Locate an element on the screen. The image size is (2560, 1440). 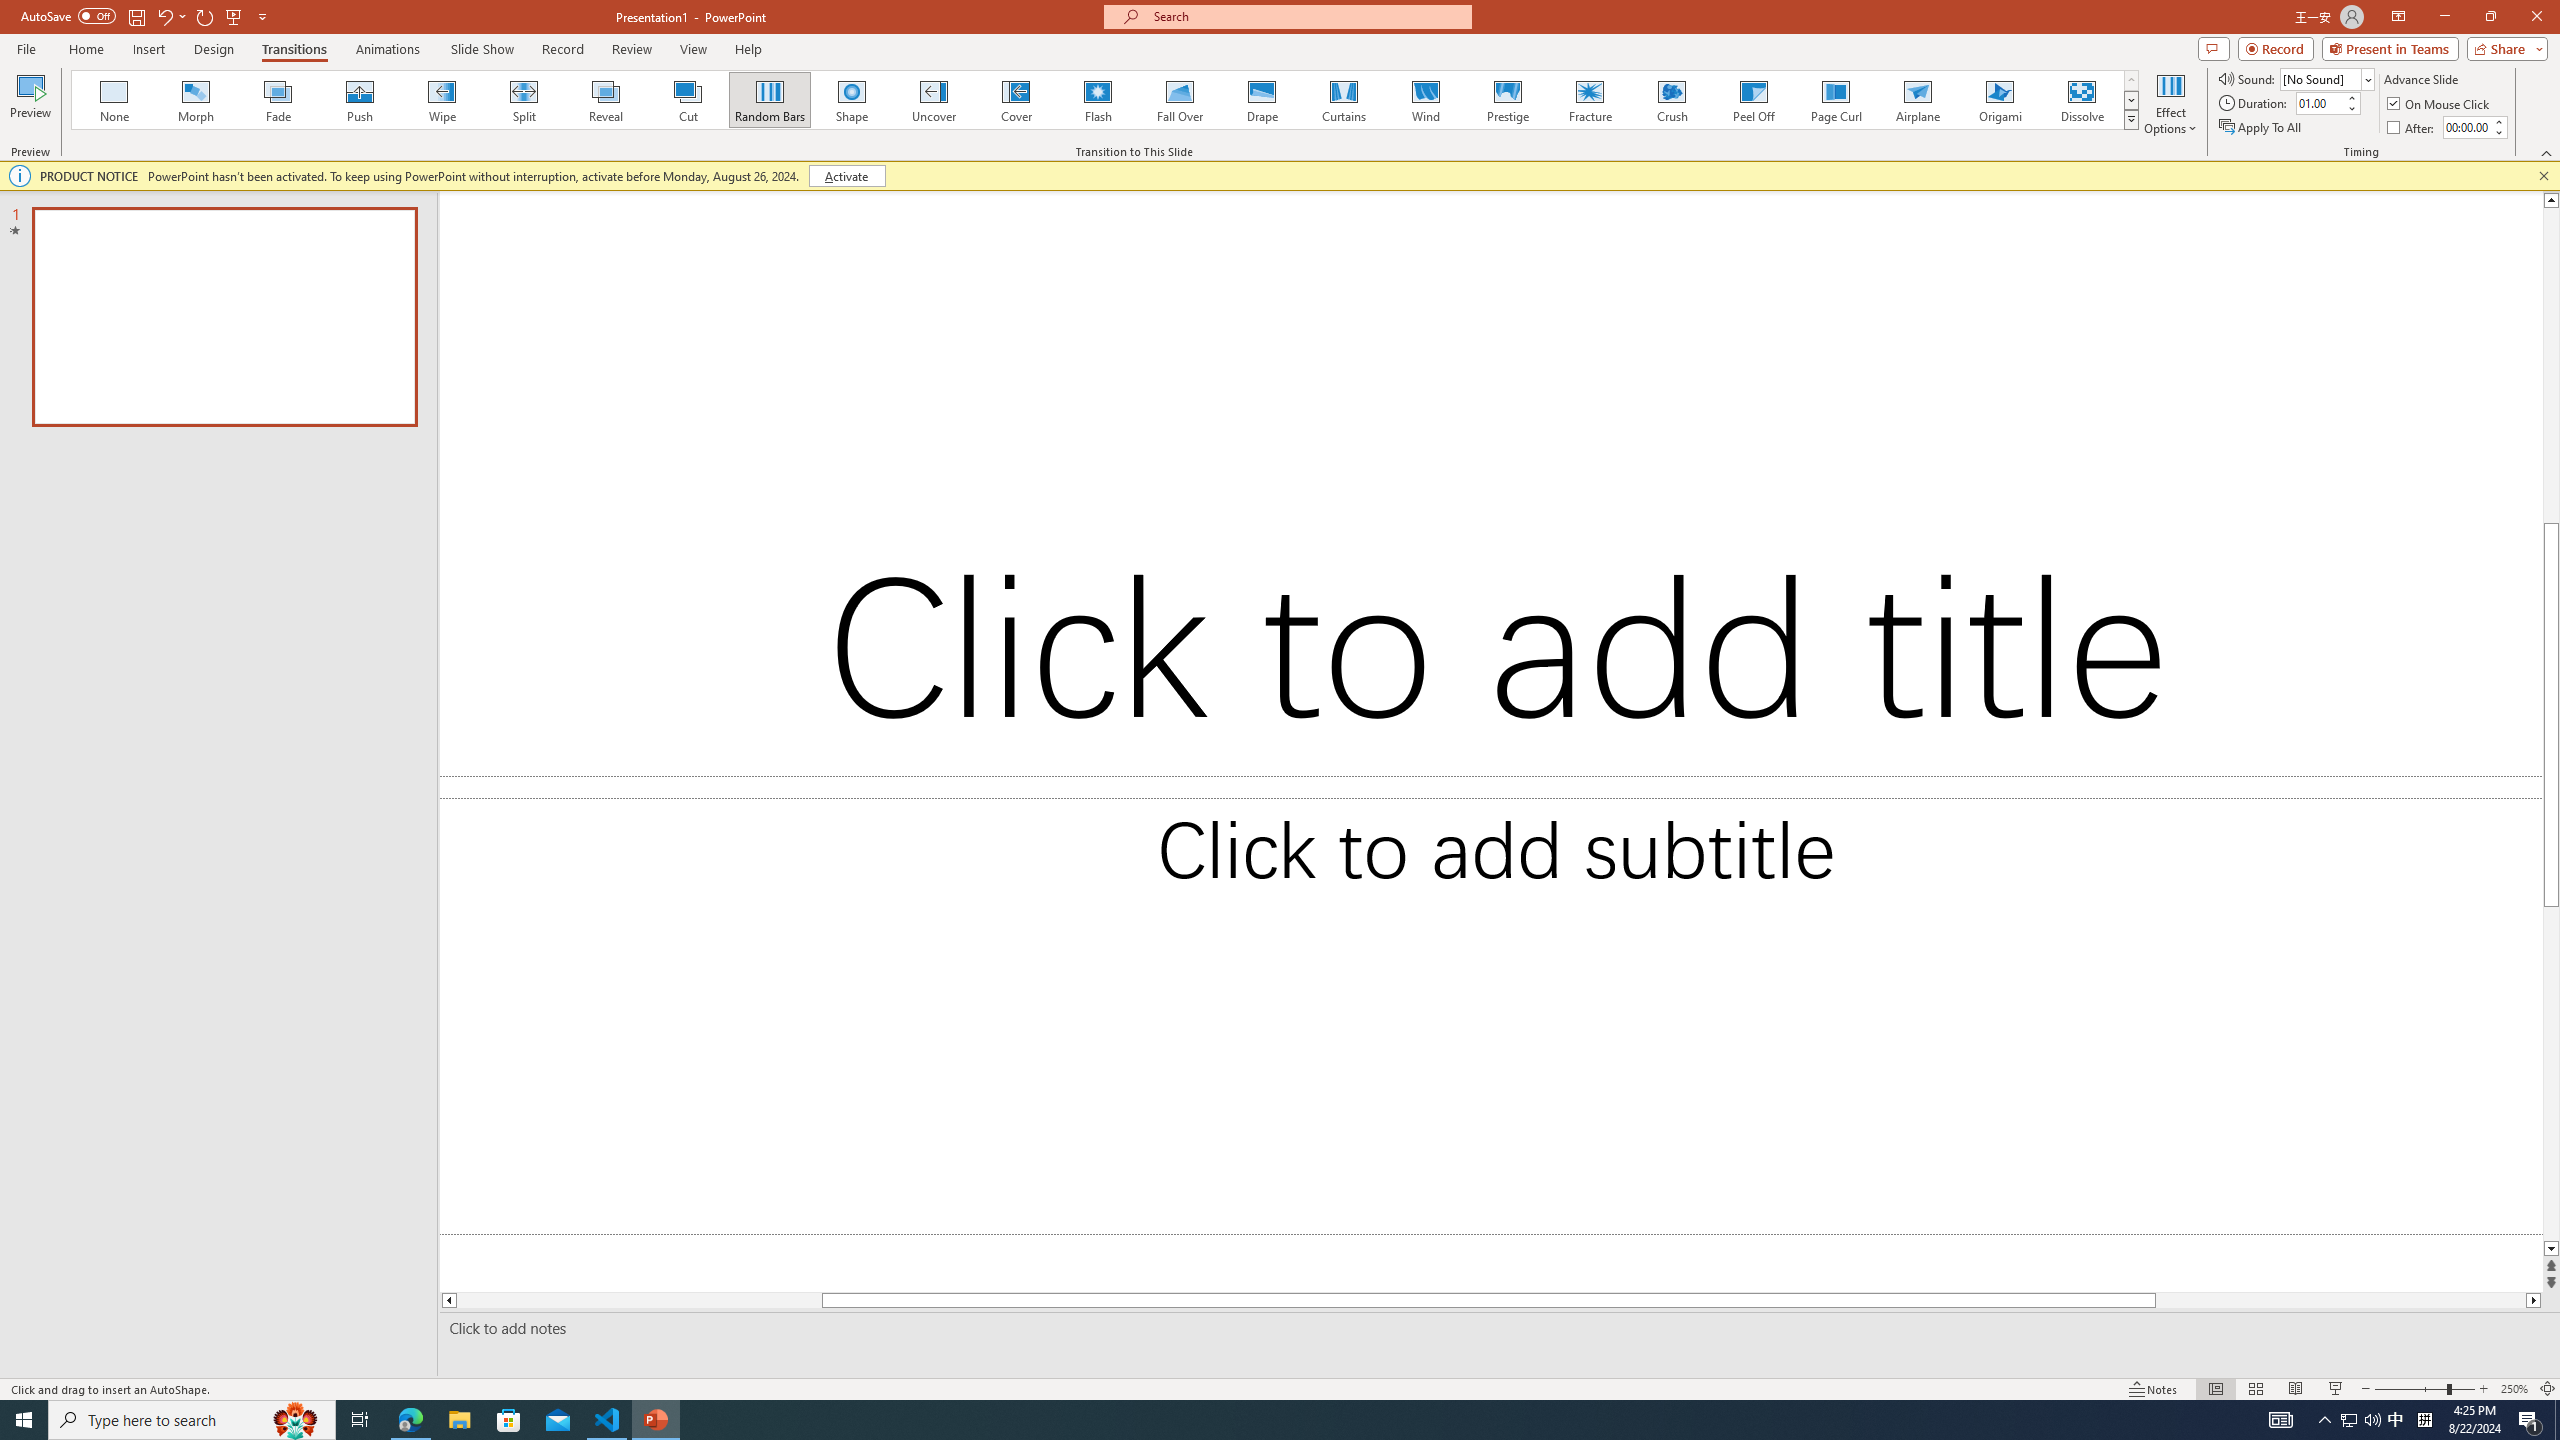
'Uncover' is located at coordinates (933, 99).